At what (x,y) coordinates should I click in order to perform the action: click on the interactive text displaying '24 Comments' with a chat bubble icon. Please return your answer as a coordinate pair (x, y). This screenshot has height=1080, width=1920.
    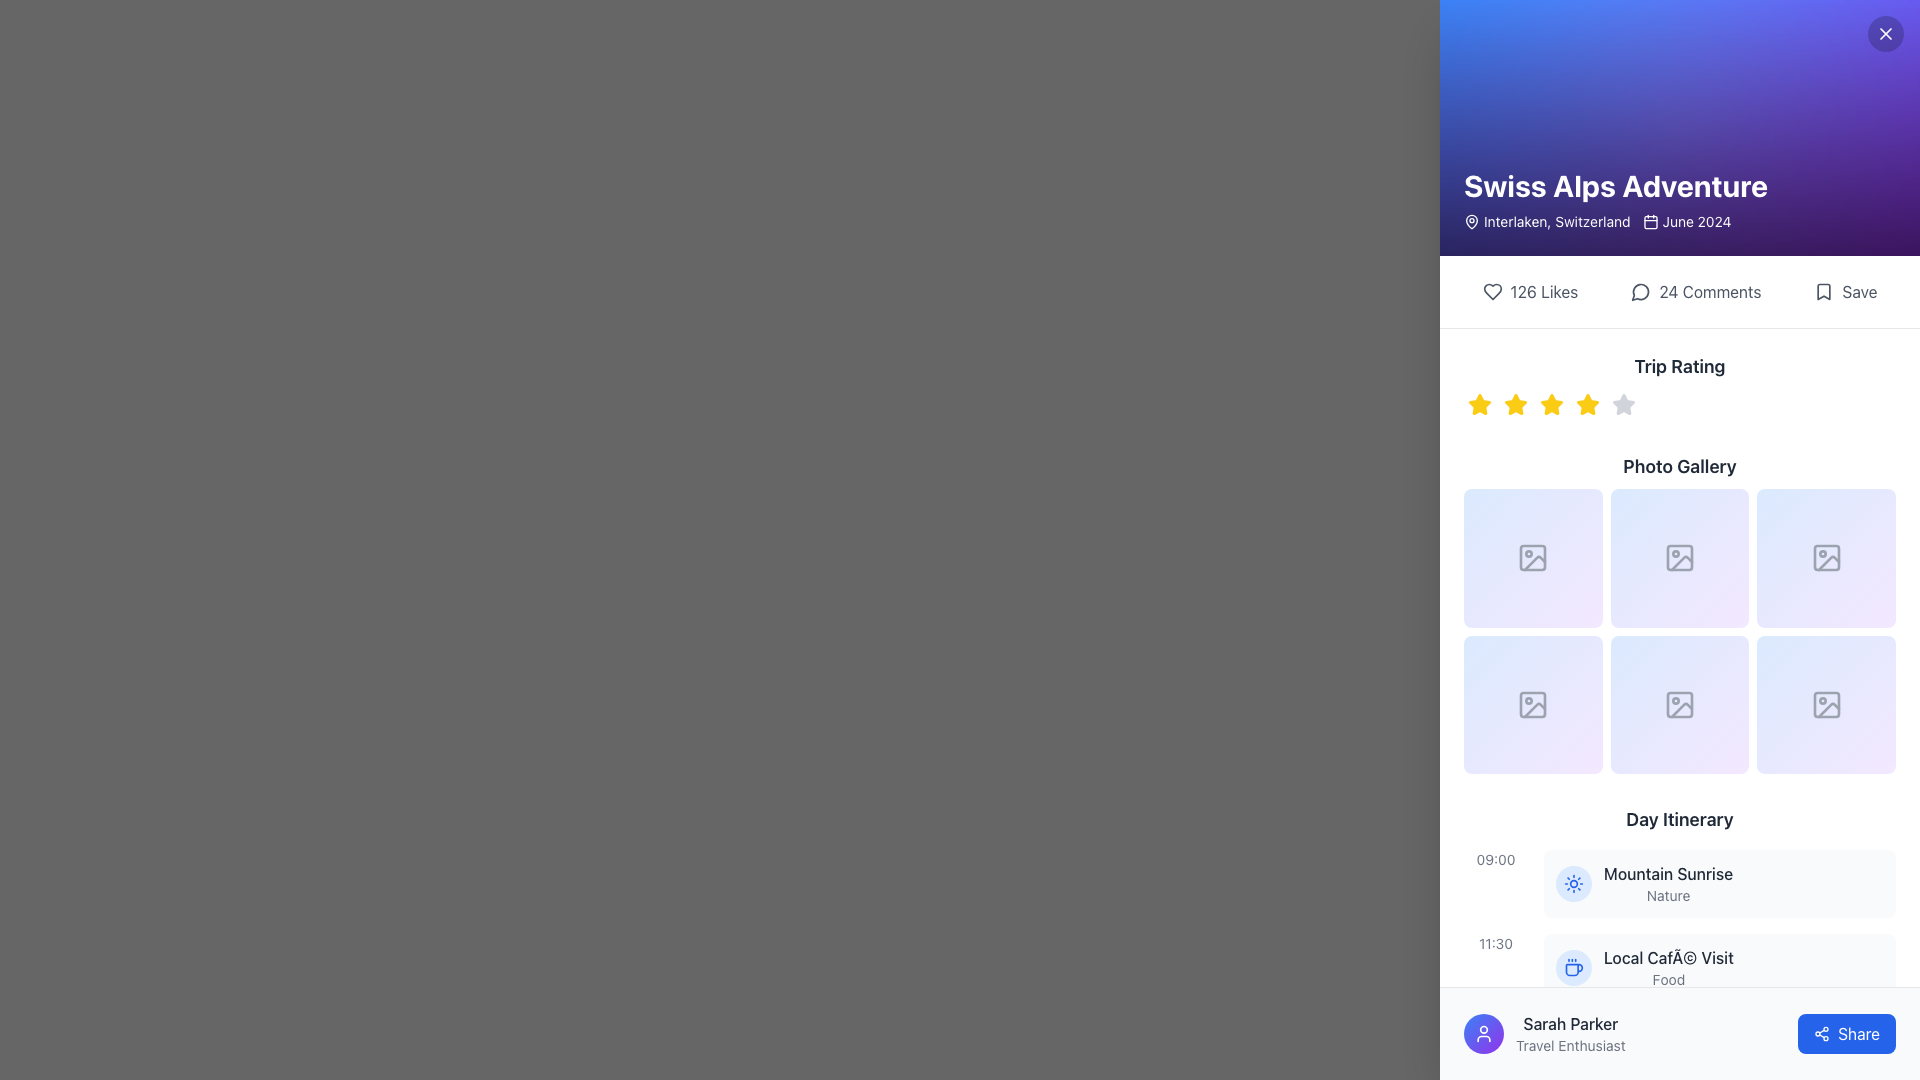
    Looking at the image, I should click on (1695, 292).